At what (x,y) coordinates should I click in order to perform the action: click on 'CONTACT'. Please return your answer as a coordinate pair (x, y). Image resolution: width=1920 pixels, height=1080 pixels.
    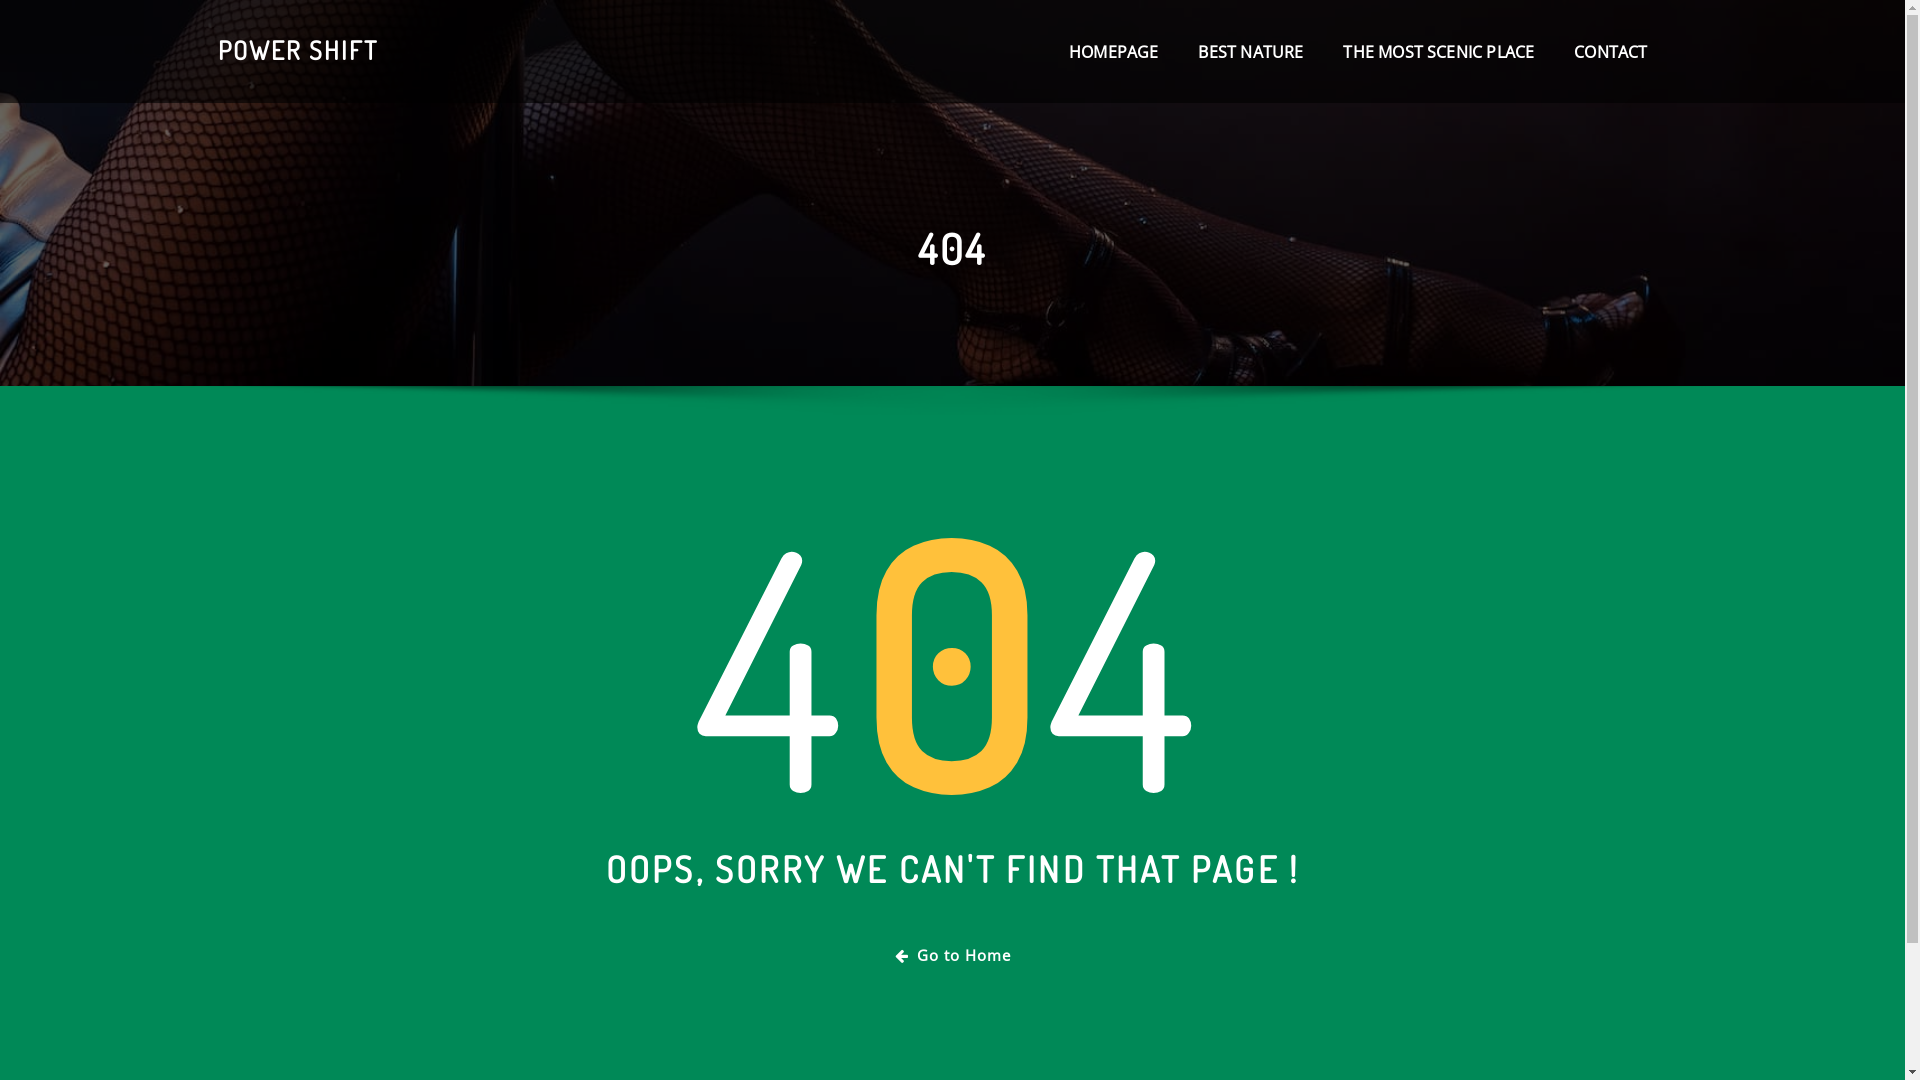
    Looking at the image, I should click on (1610, 50).